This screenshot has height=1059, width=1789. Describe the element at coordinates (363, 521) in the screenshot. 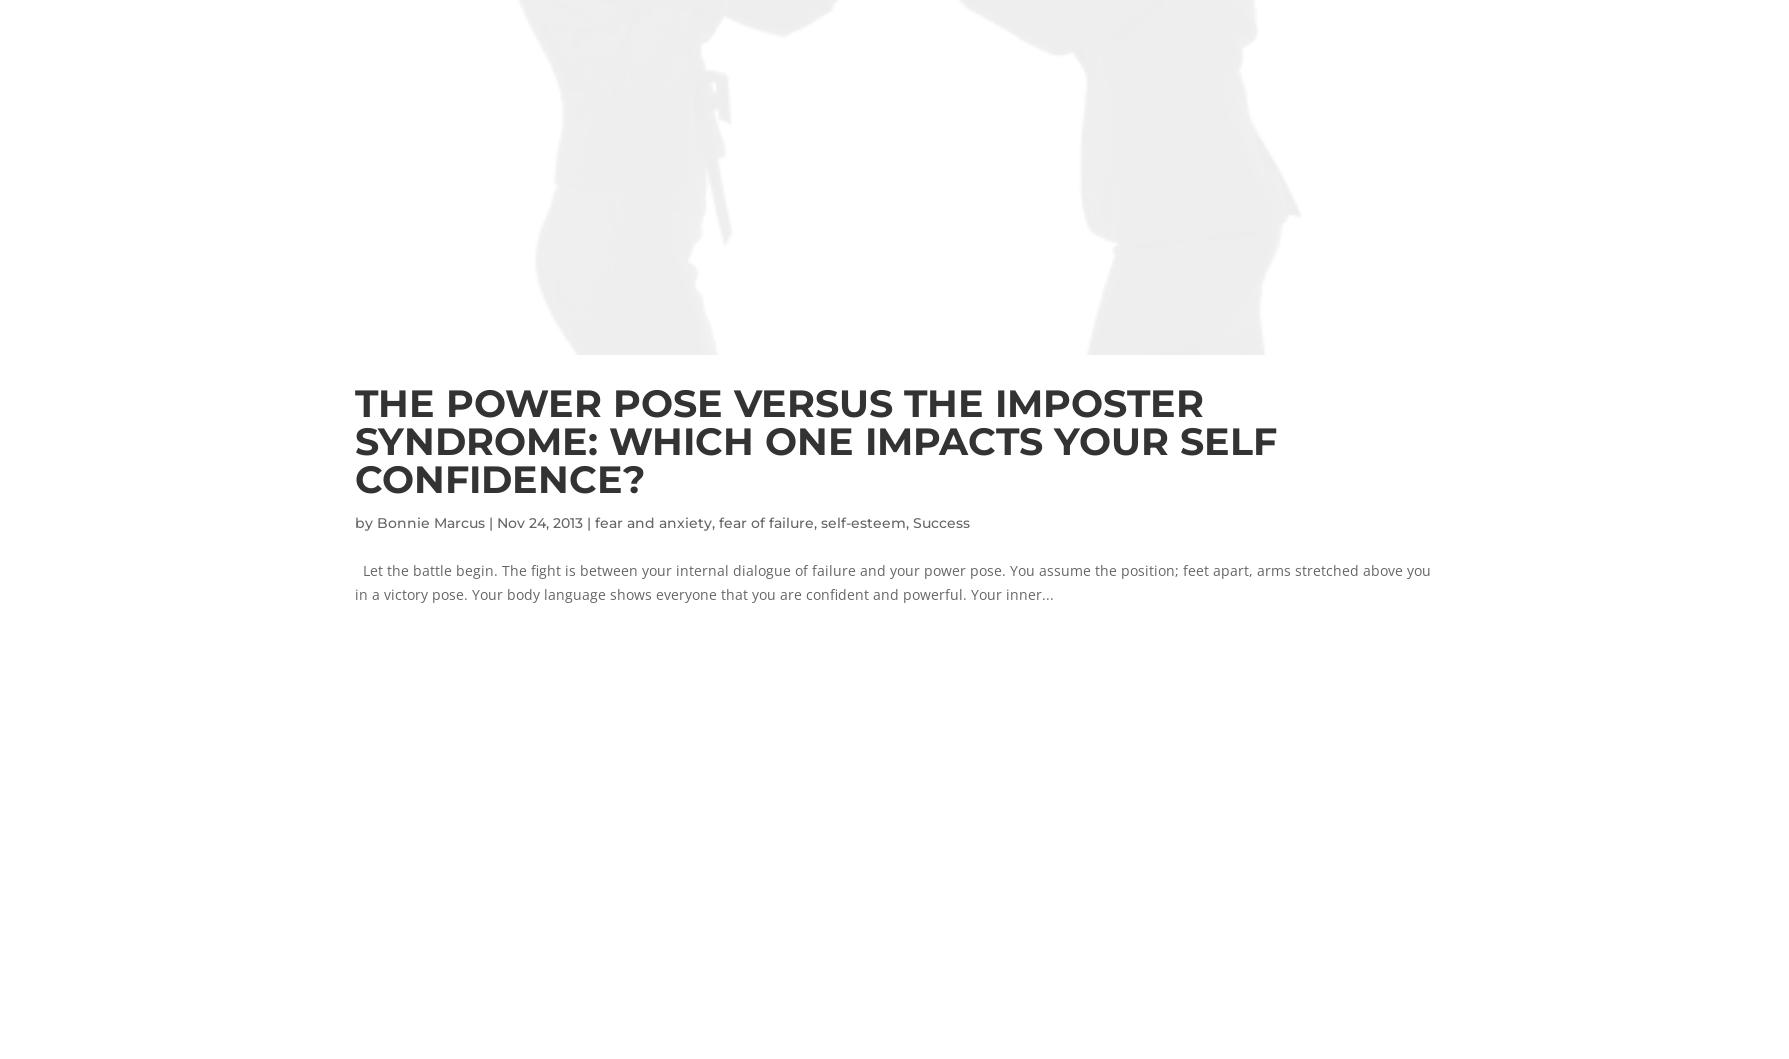

I see `'by'` at that location.